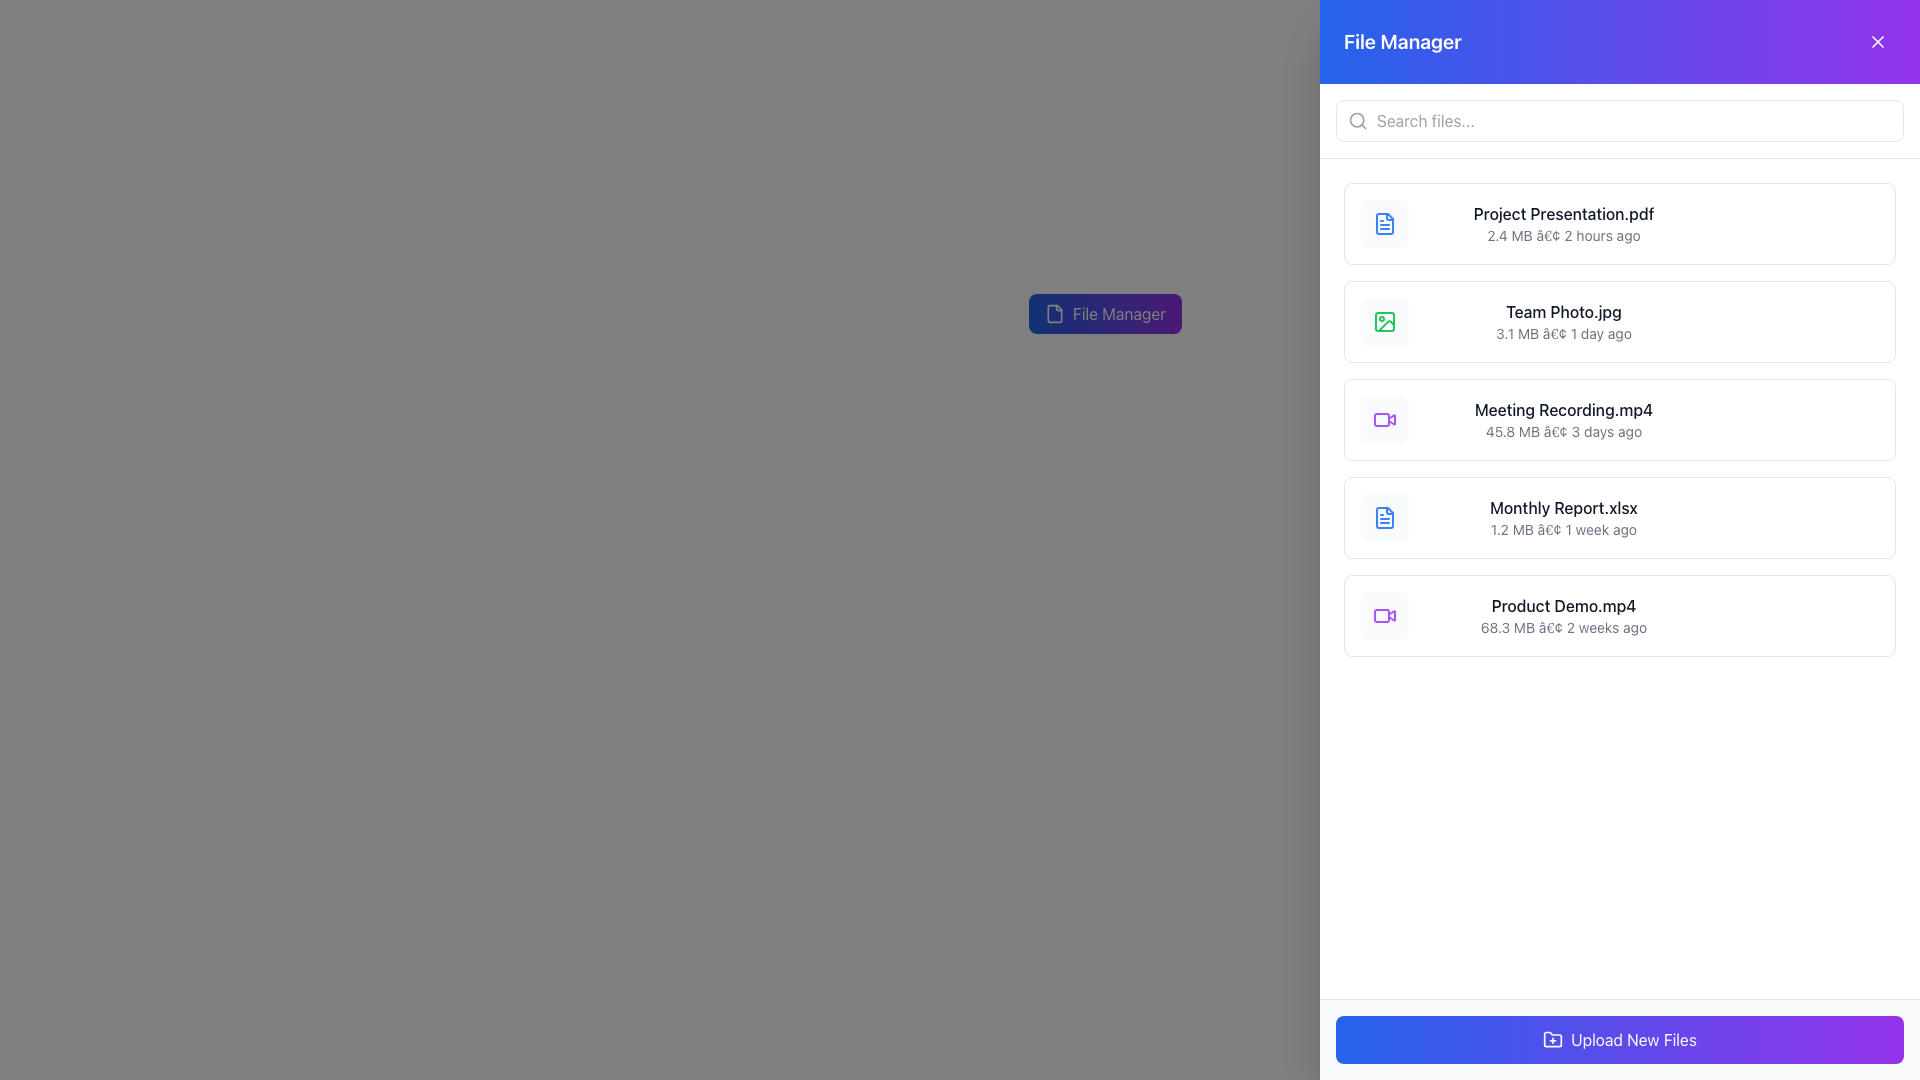 This screenshot has height=1080, width=1920. What do you see at coordinates (1620, 223) in the screenshot?
I see `the first file entry in the file manager list` at bounding box center [1620, 223].